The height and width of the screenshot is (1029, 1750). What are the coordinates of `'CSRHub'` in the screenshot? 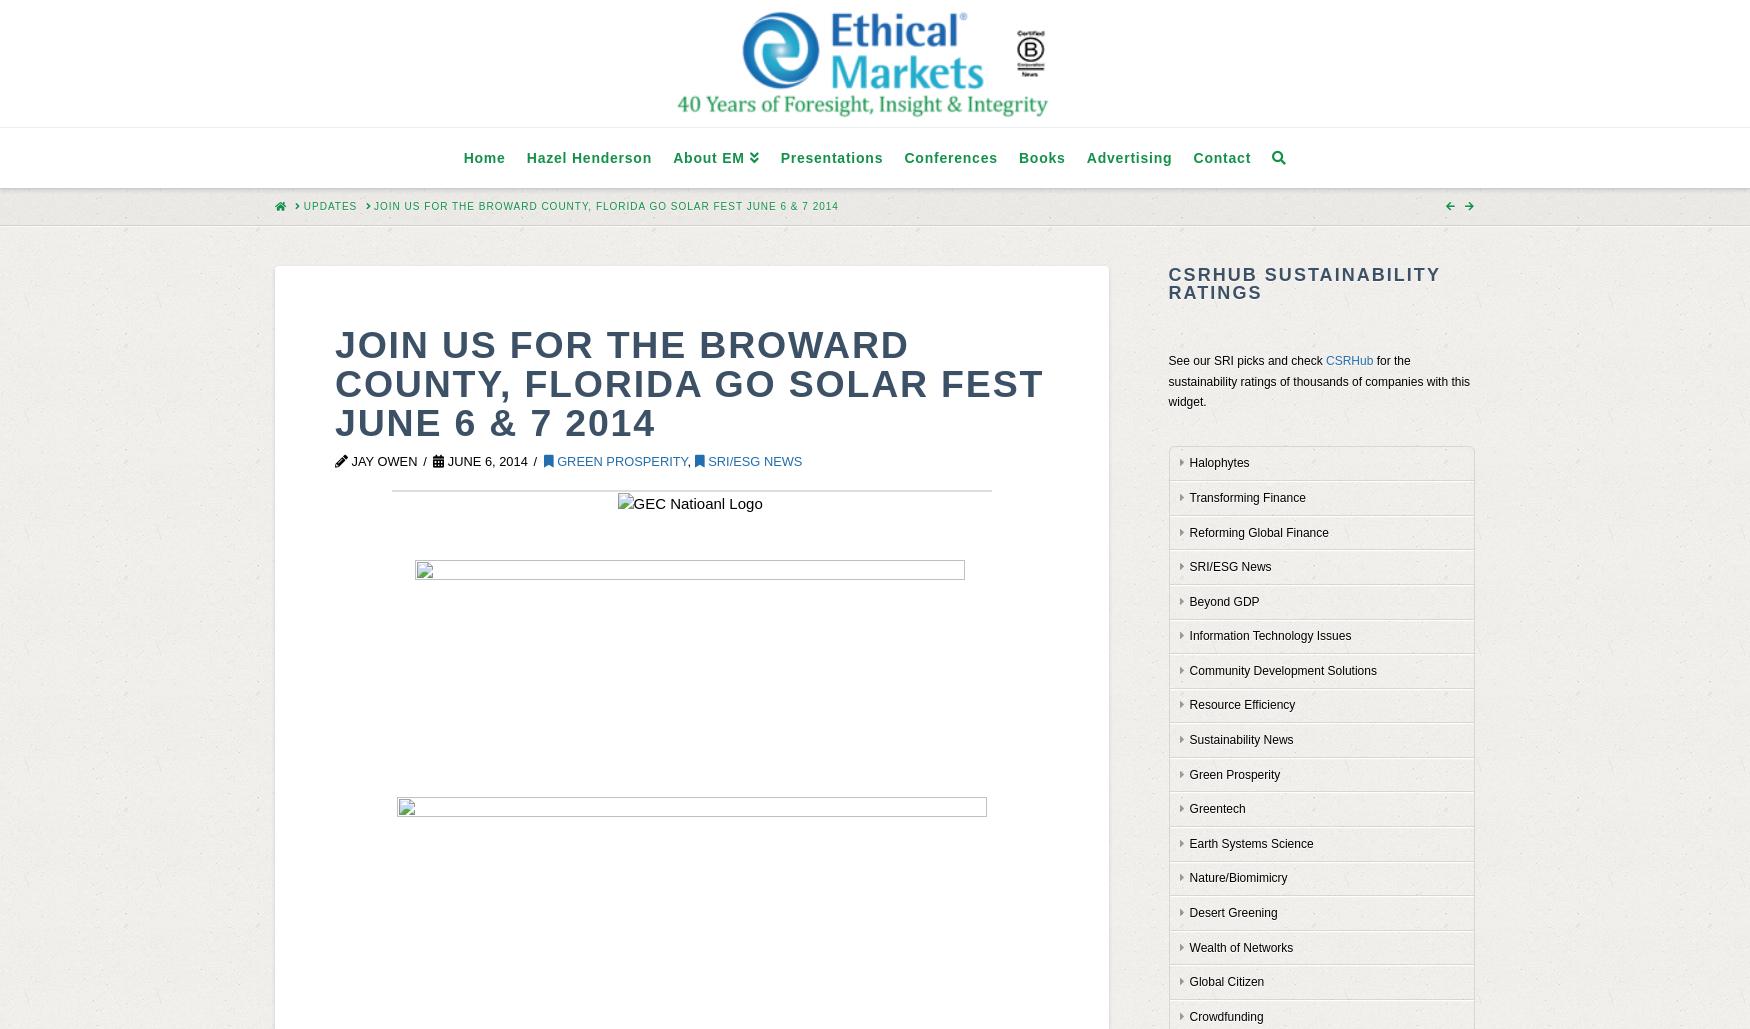 It's located at (1349, 360).